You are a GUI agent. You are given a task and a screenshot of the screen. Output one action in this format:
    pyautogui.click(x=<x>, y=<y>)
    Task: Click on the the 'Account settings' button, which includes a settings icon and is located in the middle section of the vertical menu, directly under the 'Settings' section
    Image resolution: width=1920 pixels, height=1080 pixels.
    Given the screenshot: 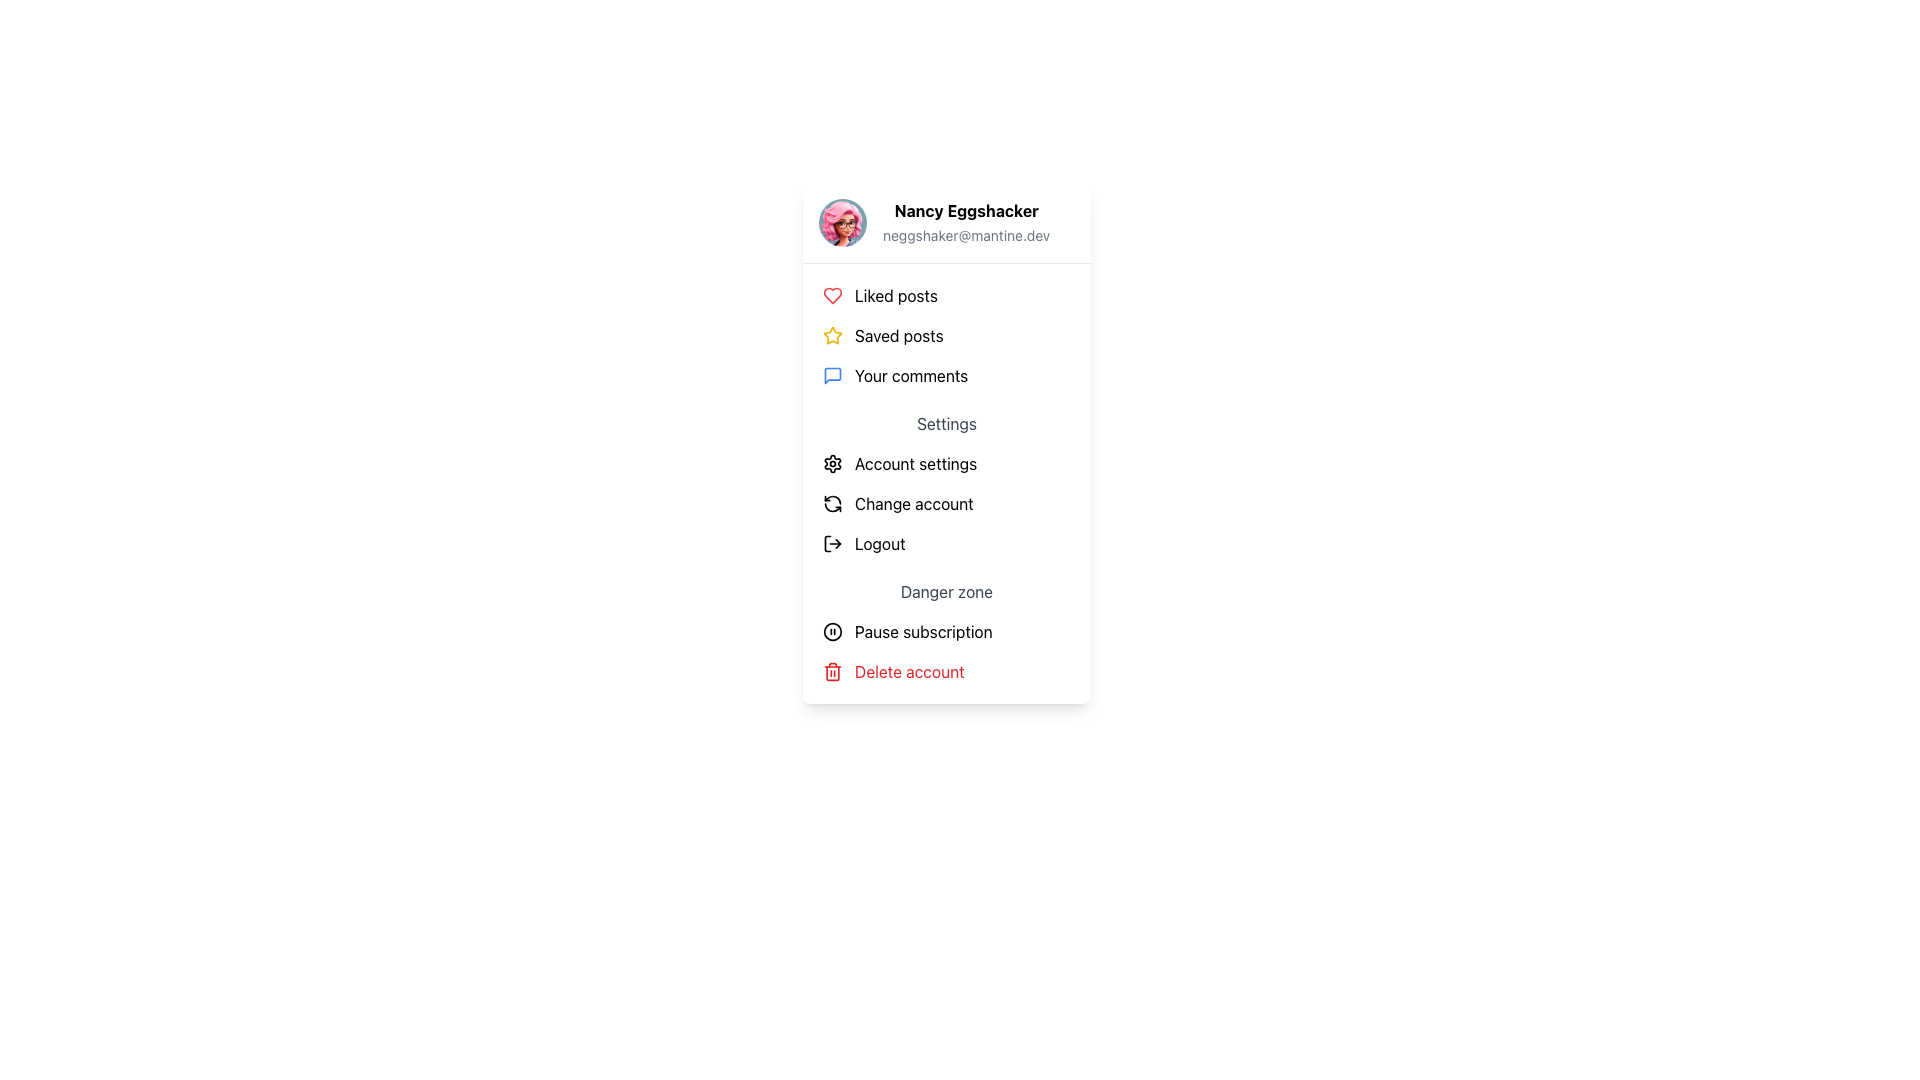 What is the action you would take?
    pyautogui.click(x=945, y=463)
    